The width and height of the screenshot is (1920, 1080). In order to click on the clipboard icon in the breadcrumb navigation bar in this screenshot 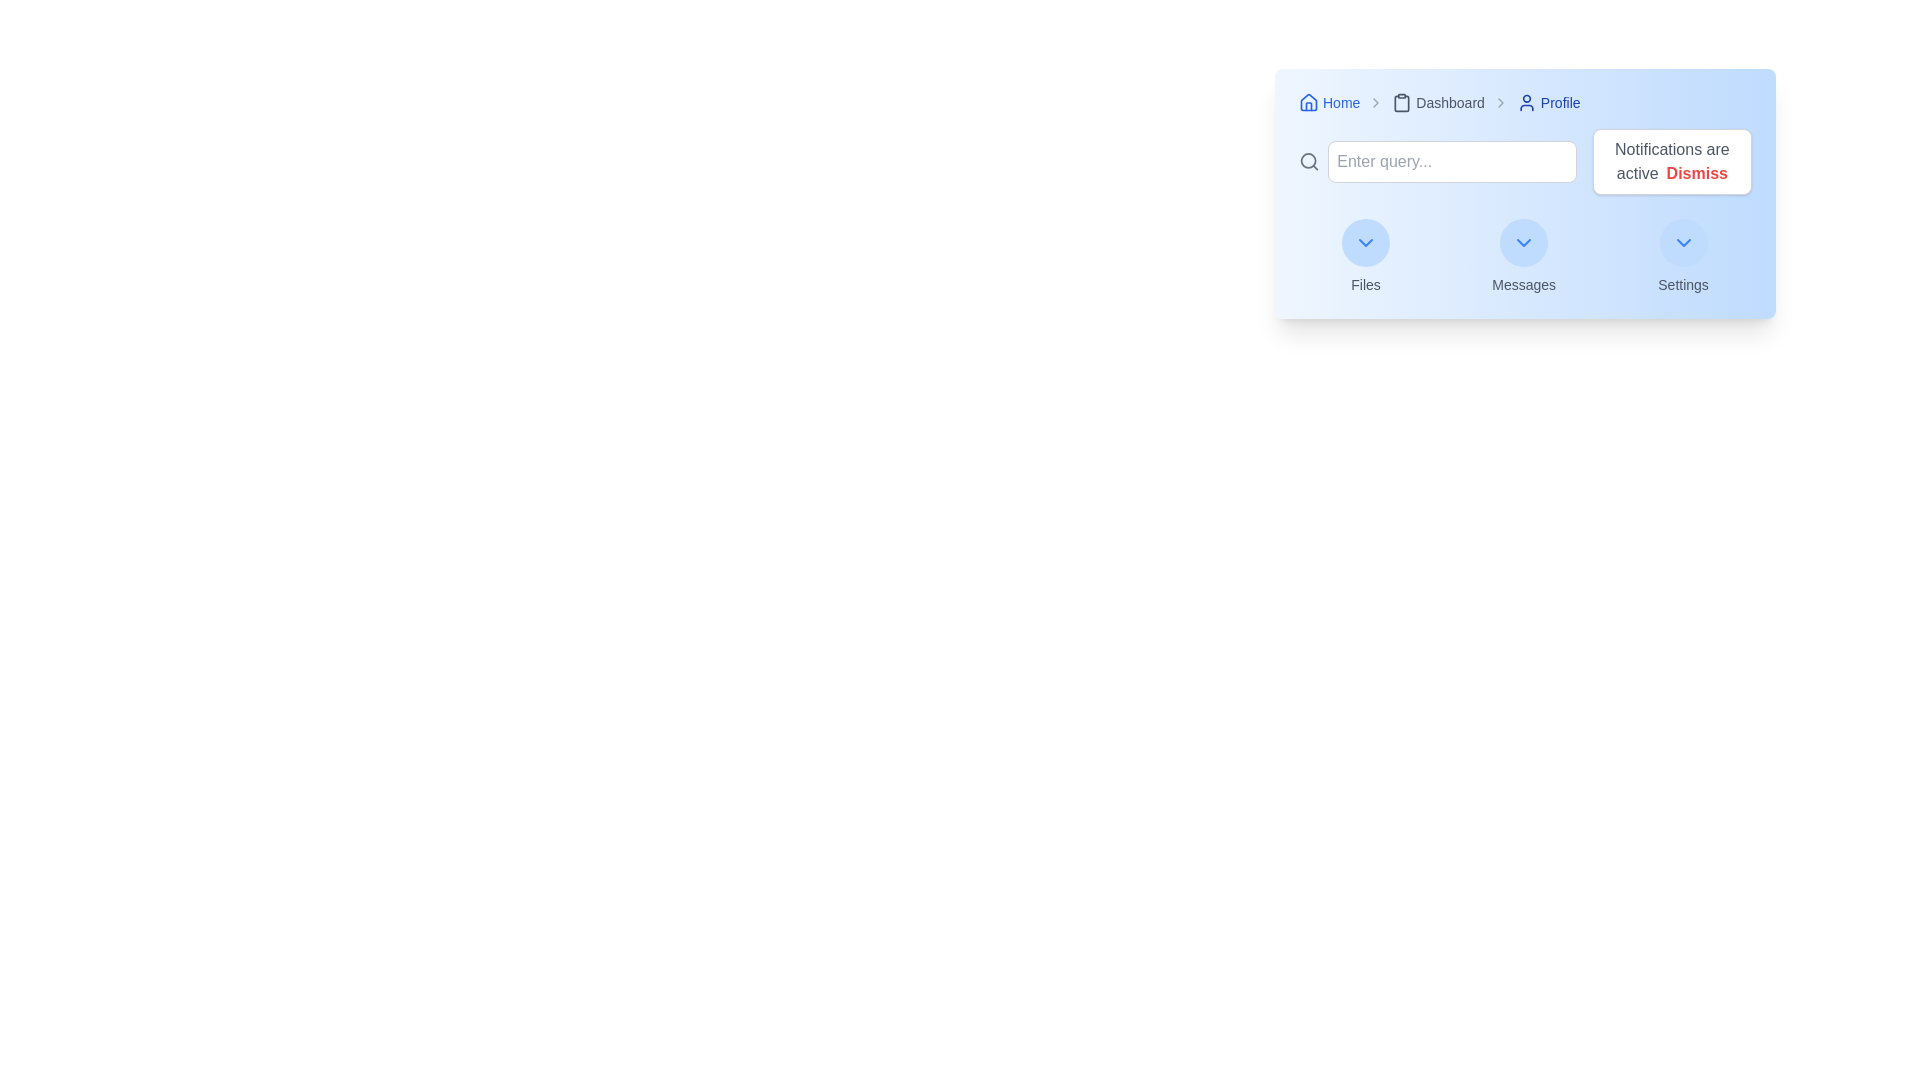, I will do `click(1401, 103)`.